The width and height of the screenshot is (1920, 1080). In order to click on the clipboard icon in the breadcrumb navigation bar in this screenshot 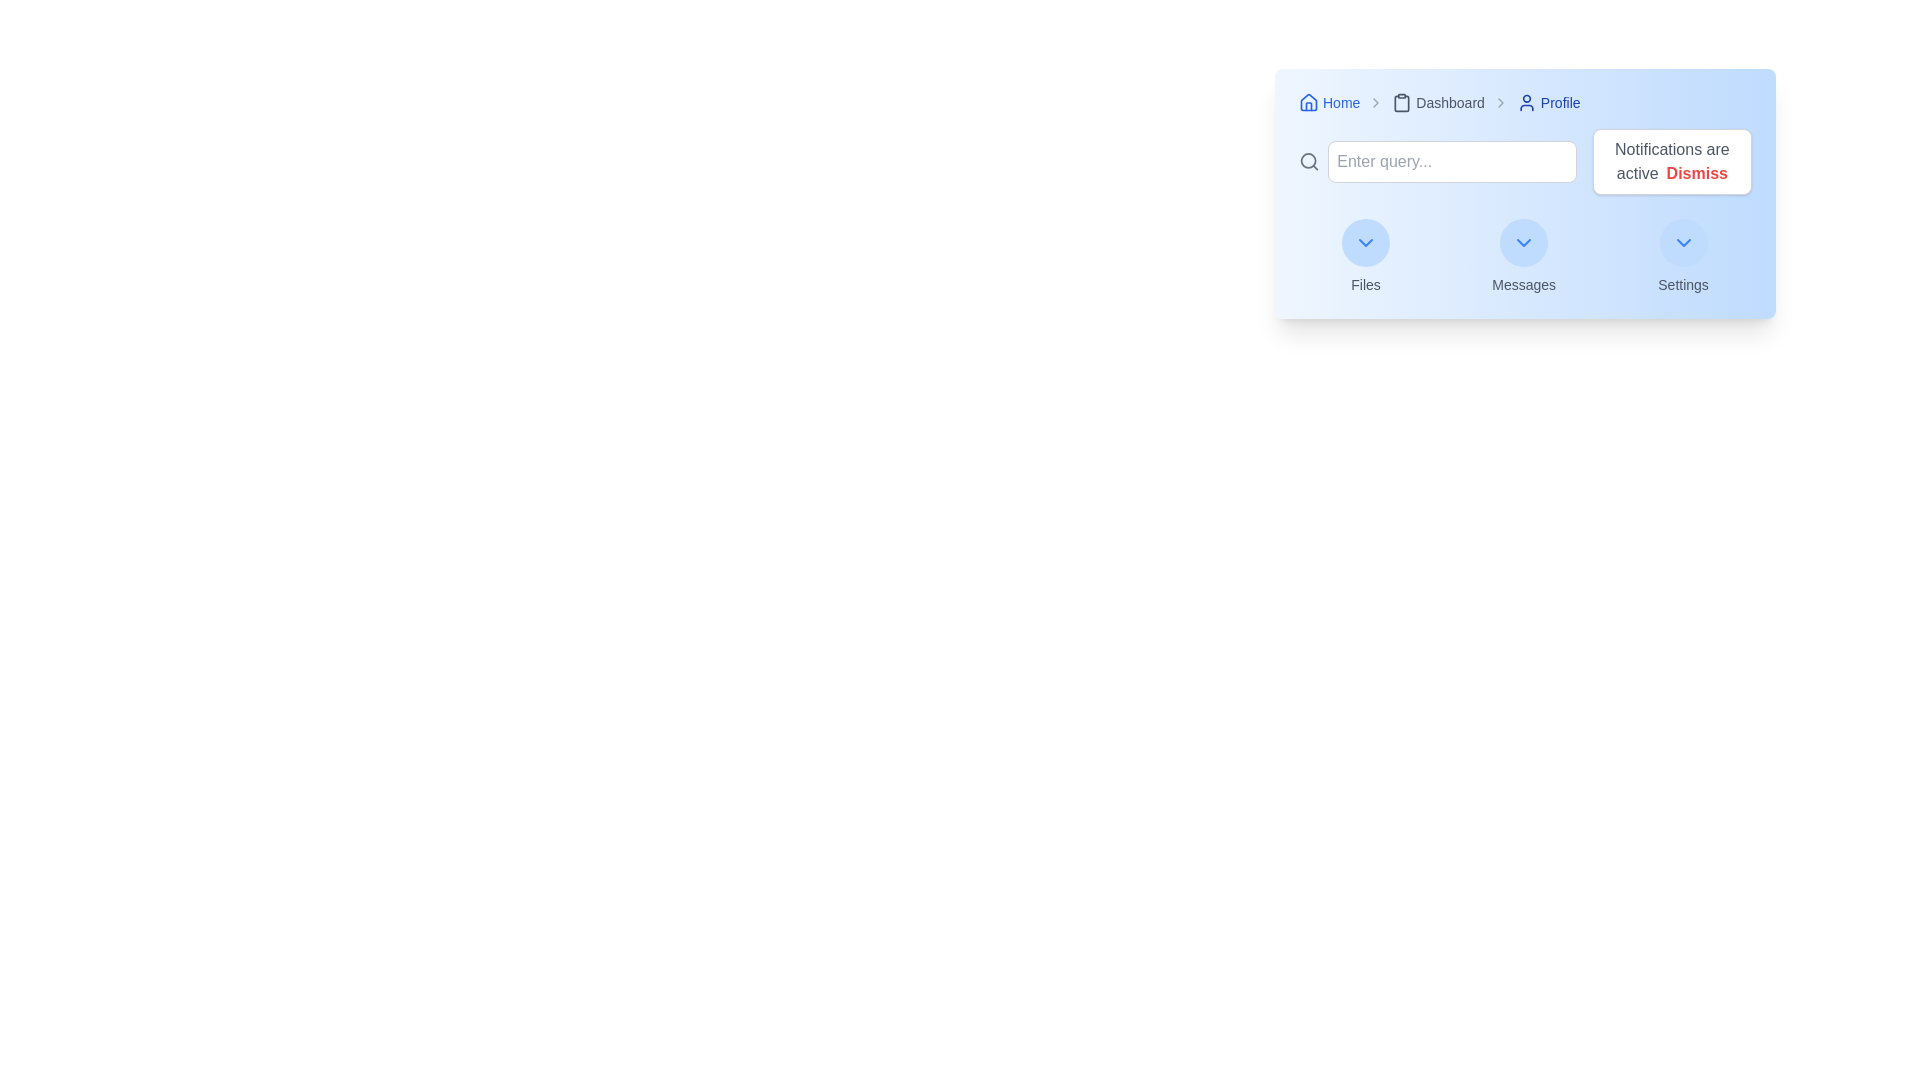, I will do `click(1401, 103)`.